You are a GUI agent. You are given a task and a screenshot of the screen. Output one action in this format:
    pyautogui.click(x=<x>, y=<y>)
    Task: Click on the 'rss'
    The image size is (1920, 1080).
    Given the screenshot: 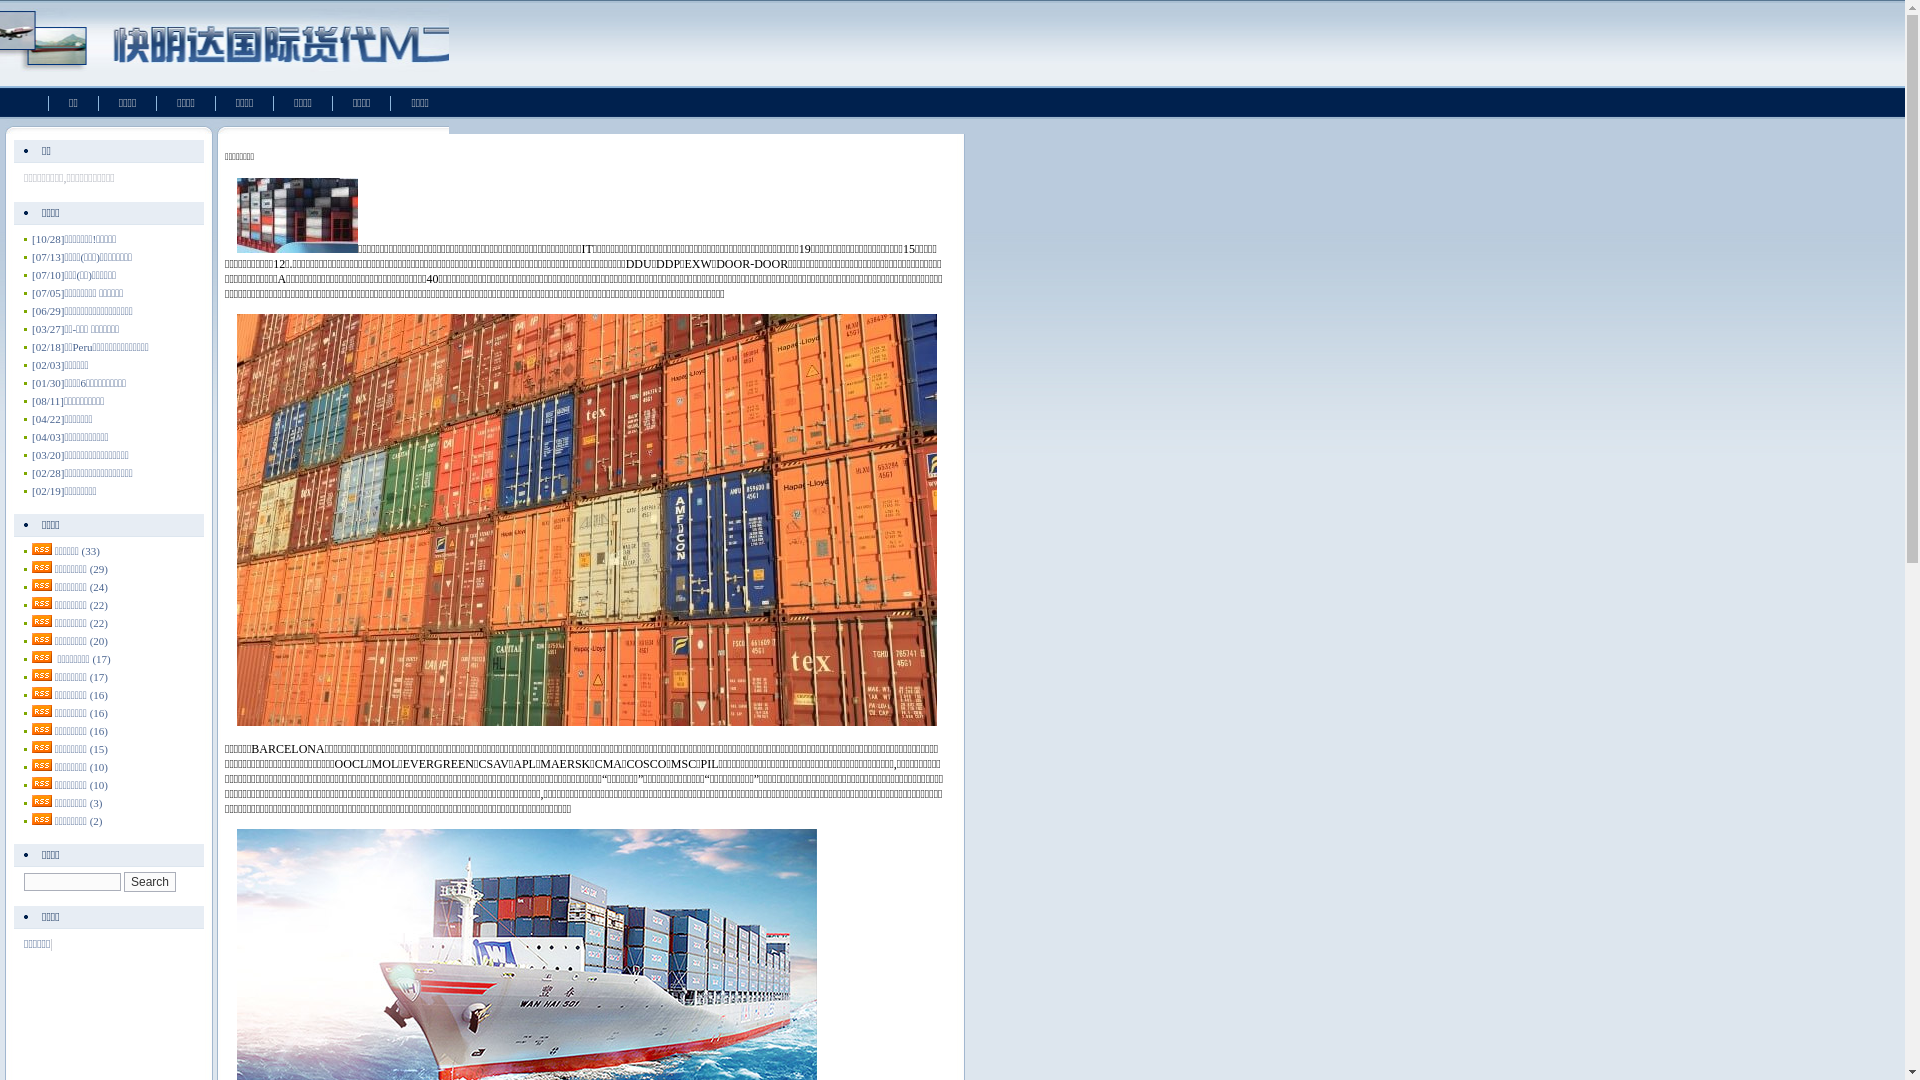 What is the action you would take?
    pyautogui.click(x=32, y=567)
    